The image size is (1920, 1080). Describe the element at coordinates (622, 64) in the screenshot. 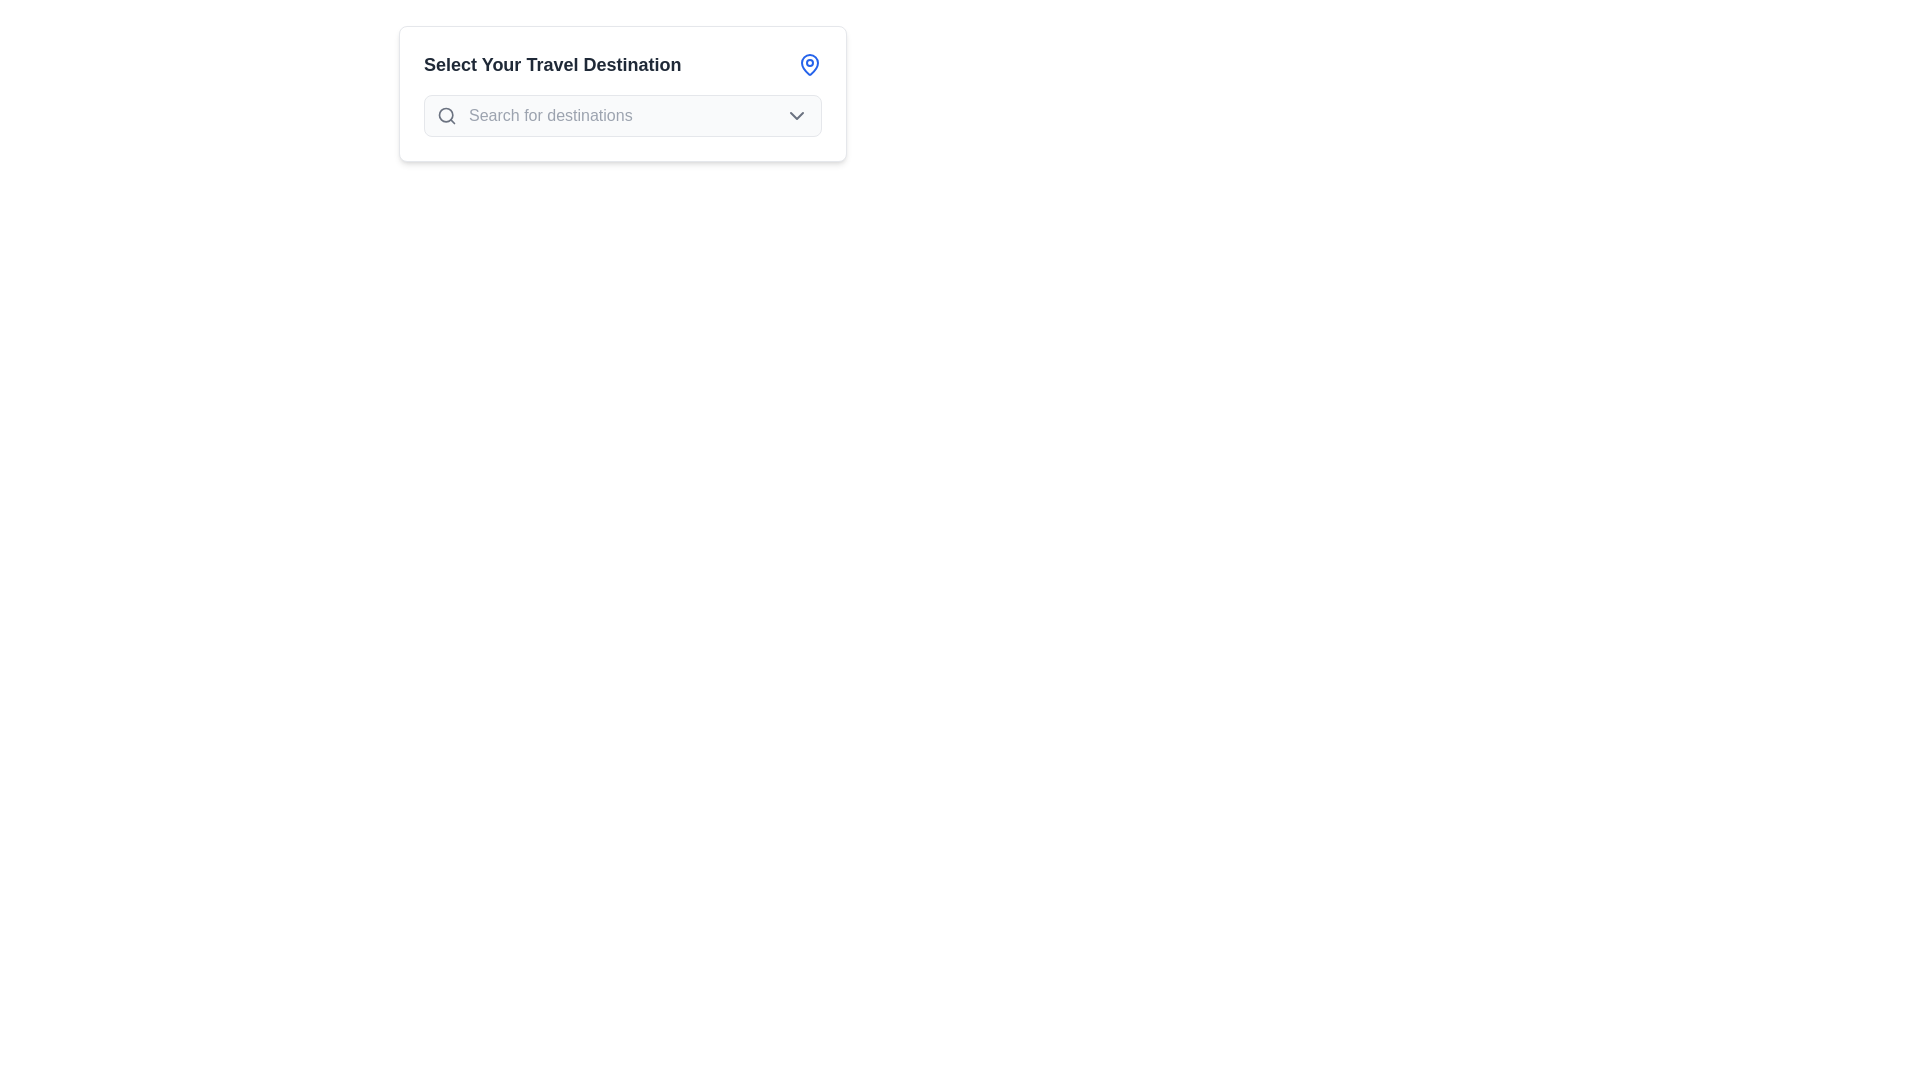

I see `the text header 'Select Your Travel Destination' with the map pin icon` at that location.